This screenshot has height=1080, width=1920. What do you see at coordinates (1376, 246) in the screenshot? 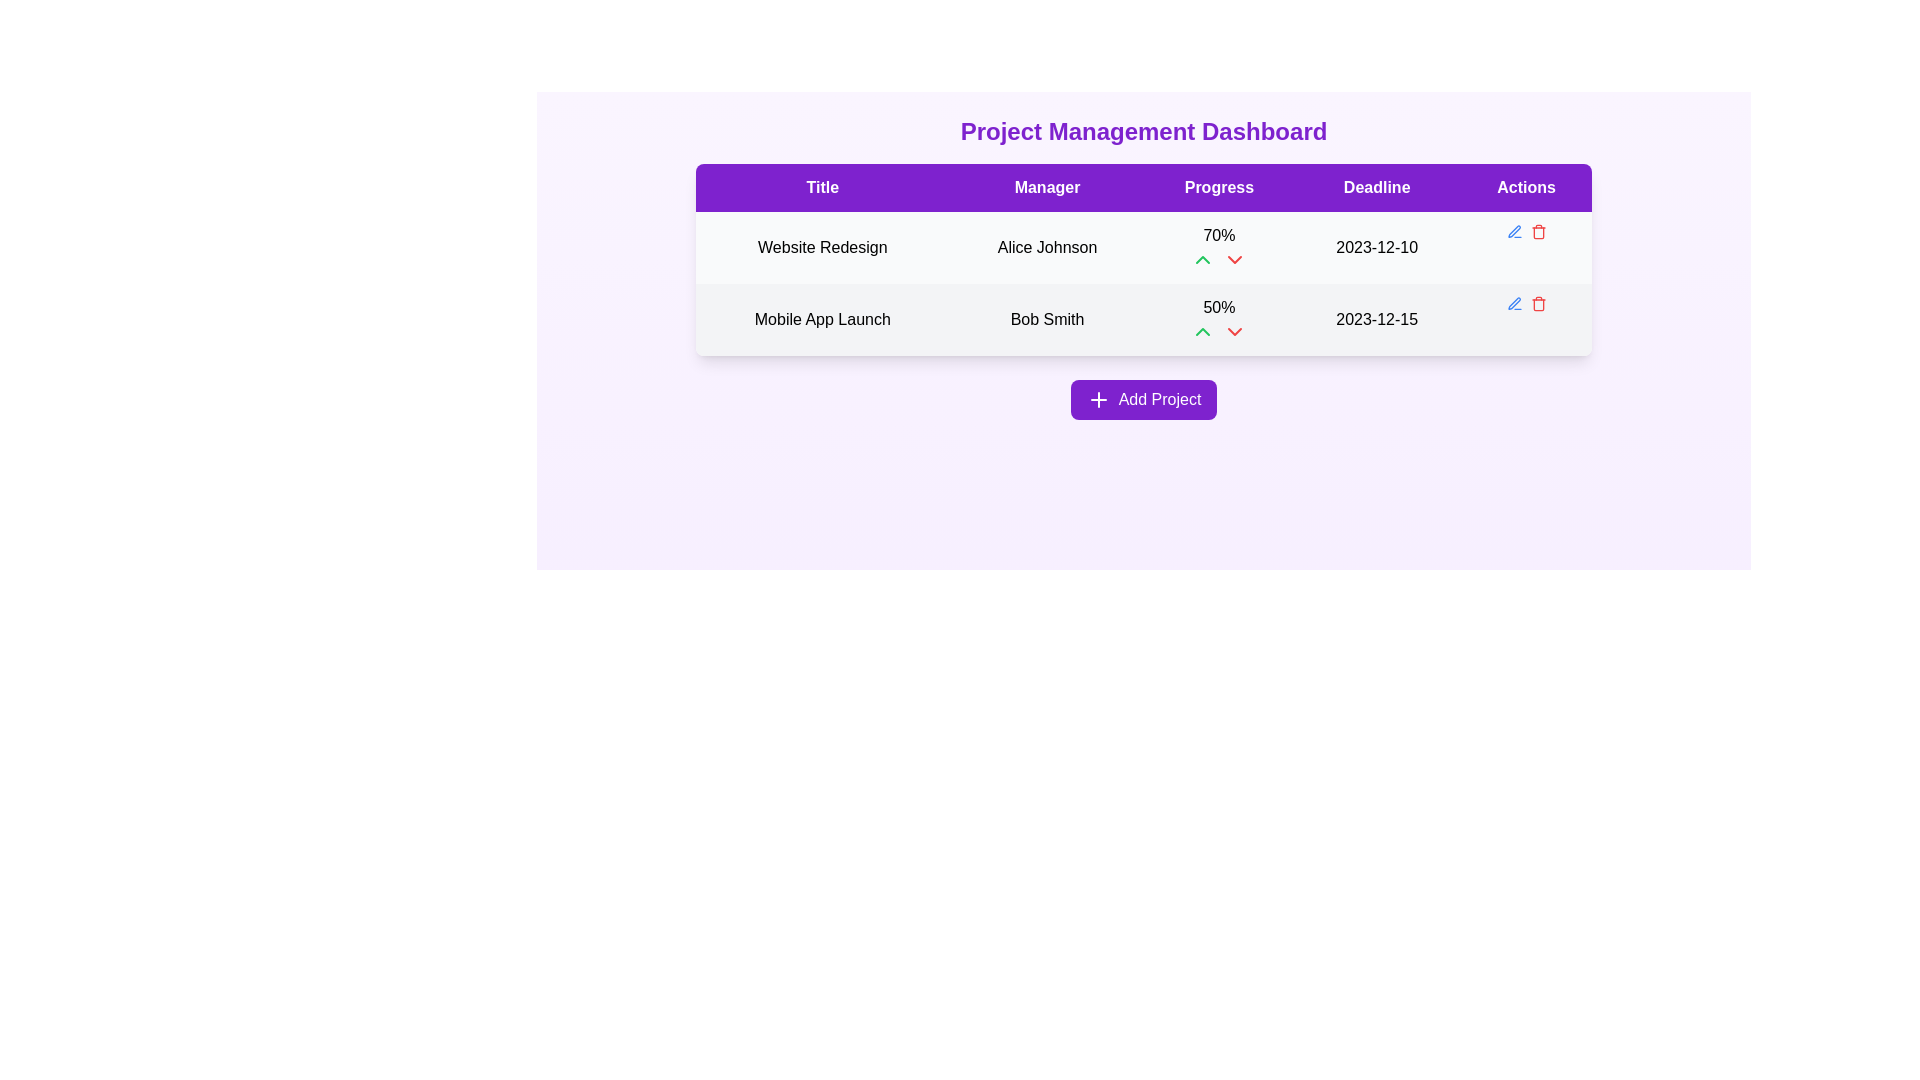
I see `the text display element showing the date '2023-12-10' in the 'Deadline' column of the table` at bounding box center [1376, 246].